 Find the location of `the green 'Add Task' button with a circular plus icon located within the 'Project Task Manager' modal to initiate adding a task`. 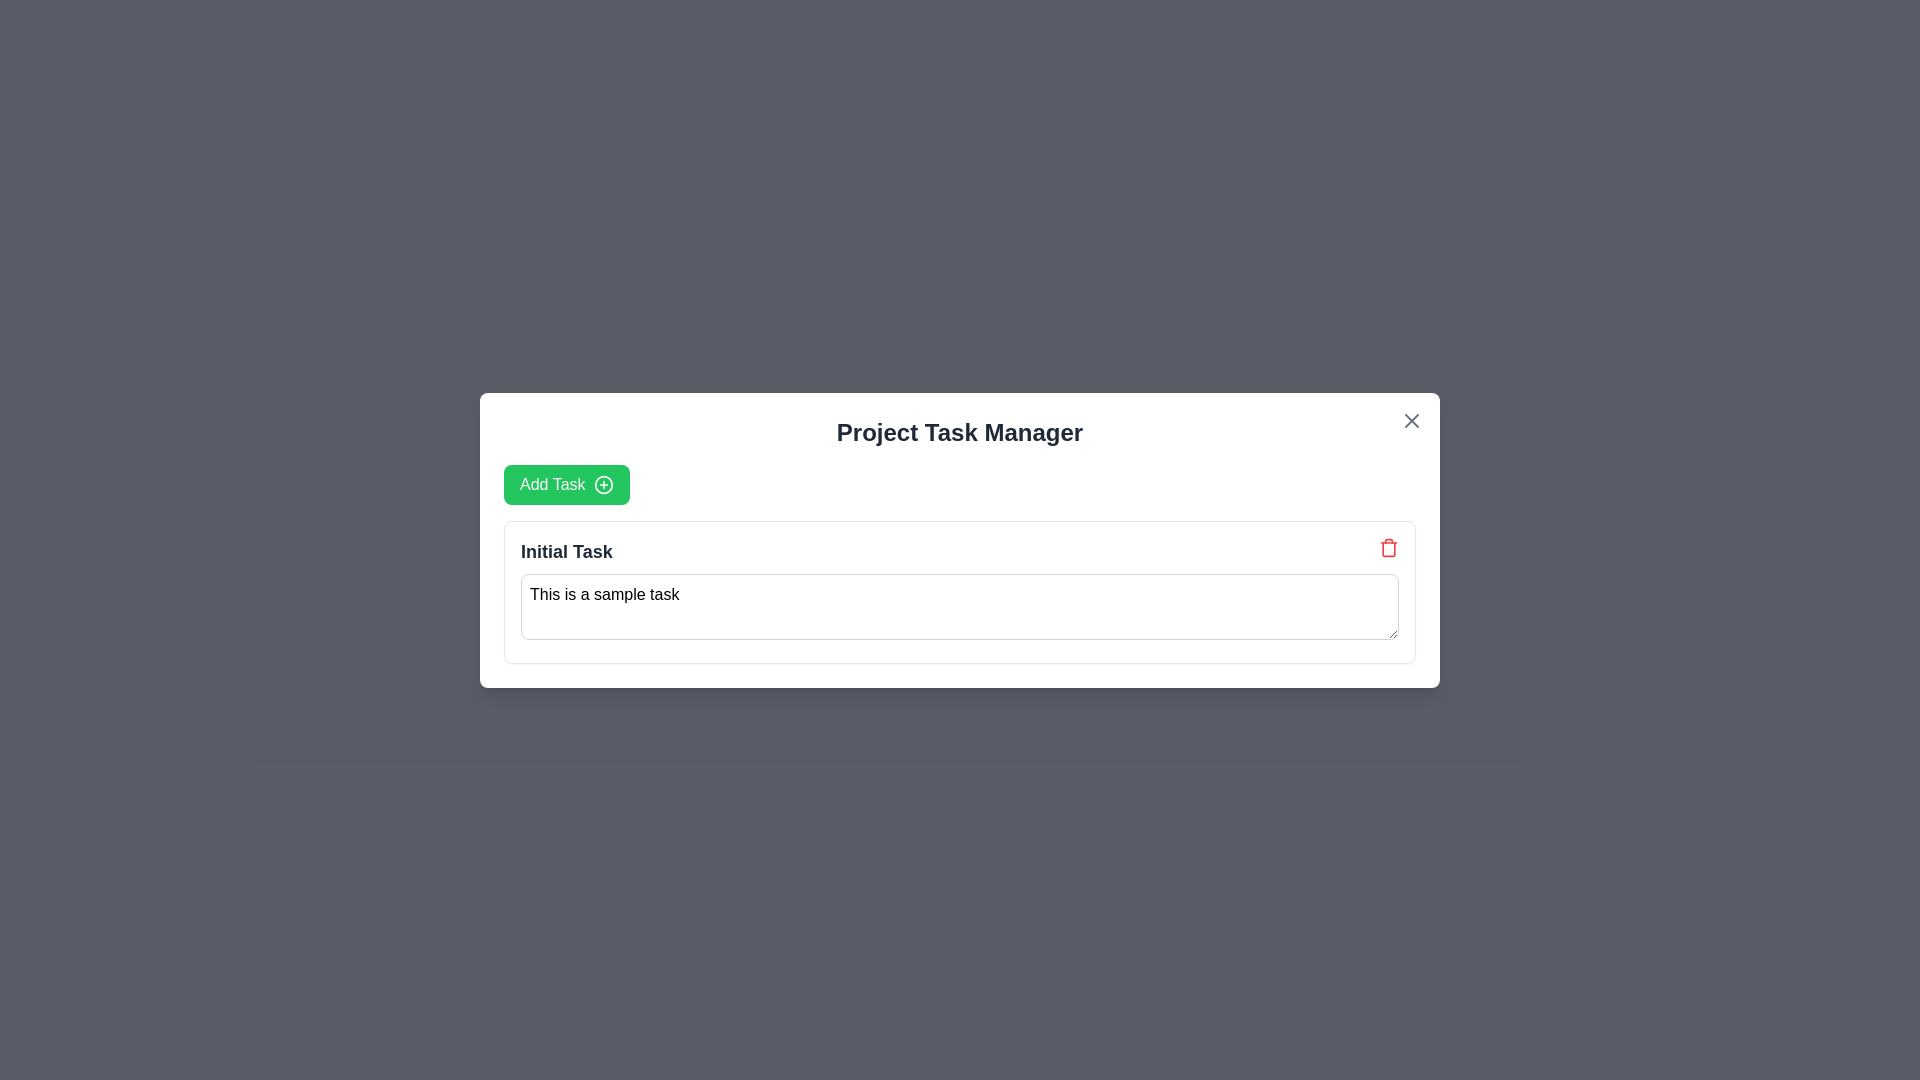

the green 'Add Task' button with a circular plus icon located within the 'Project Task Manager' modal to initiate adding a task is located at coordinates (565, 484).